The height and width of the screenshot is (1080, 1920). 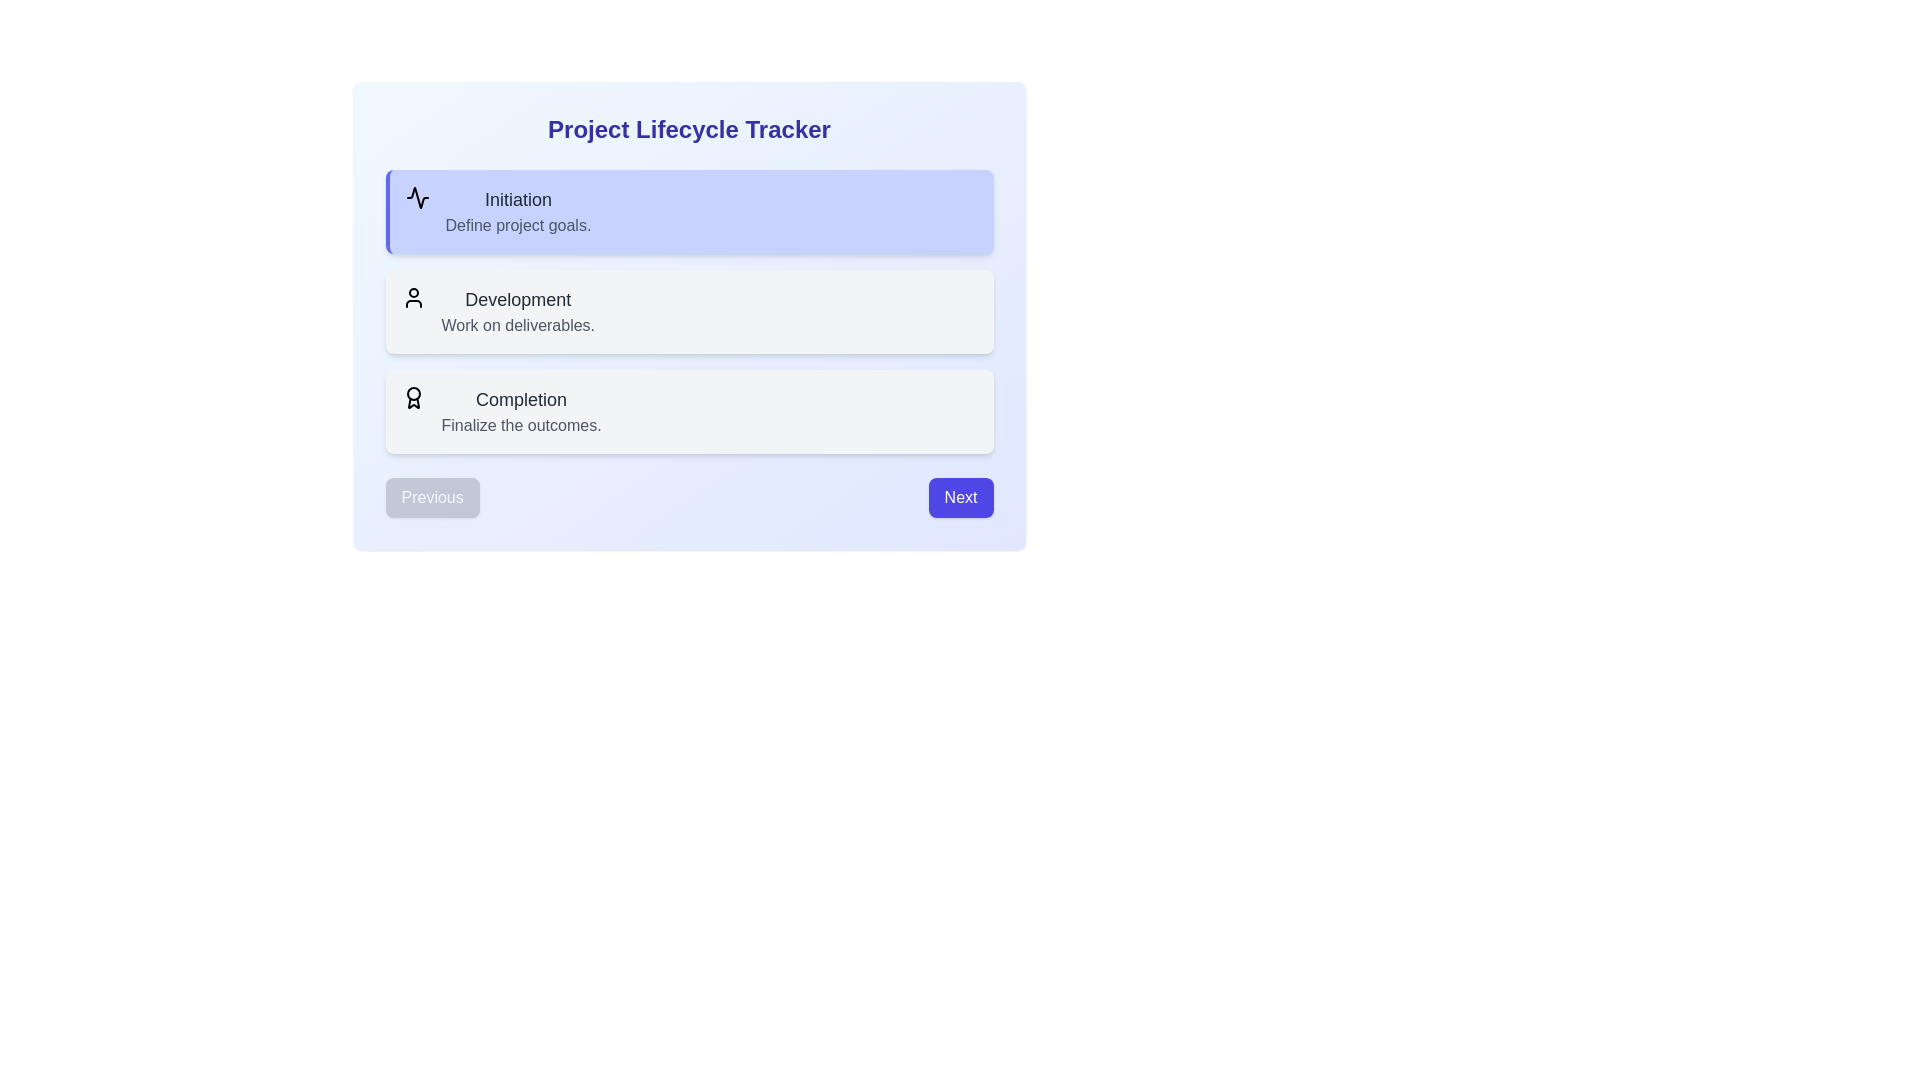 What do you see at coordinates (521, 424) in the screenshot?
I see `the static text label displaying 'Finalize the outcomes.' located beneath the 'Completion' heading in the third section of the list` at bounding box center [521, 424].